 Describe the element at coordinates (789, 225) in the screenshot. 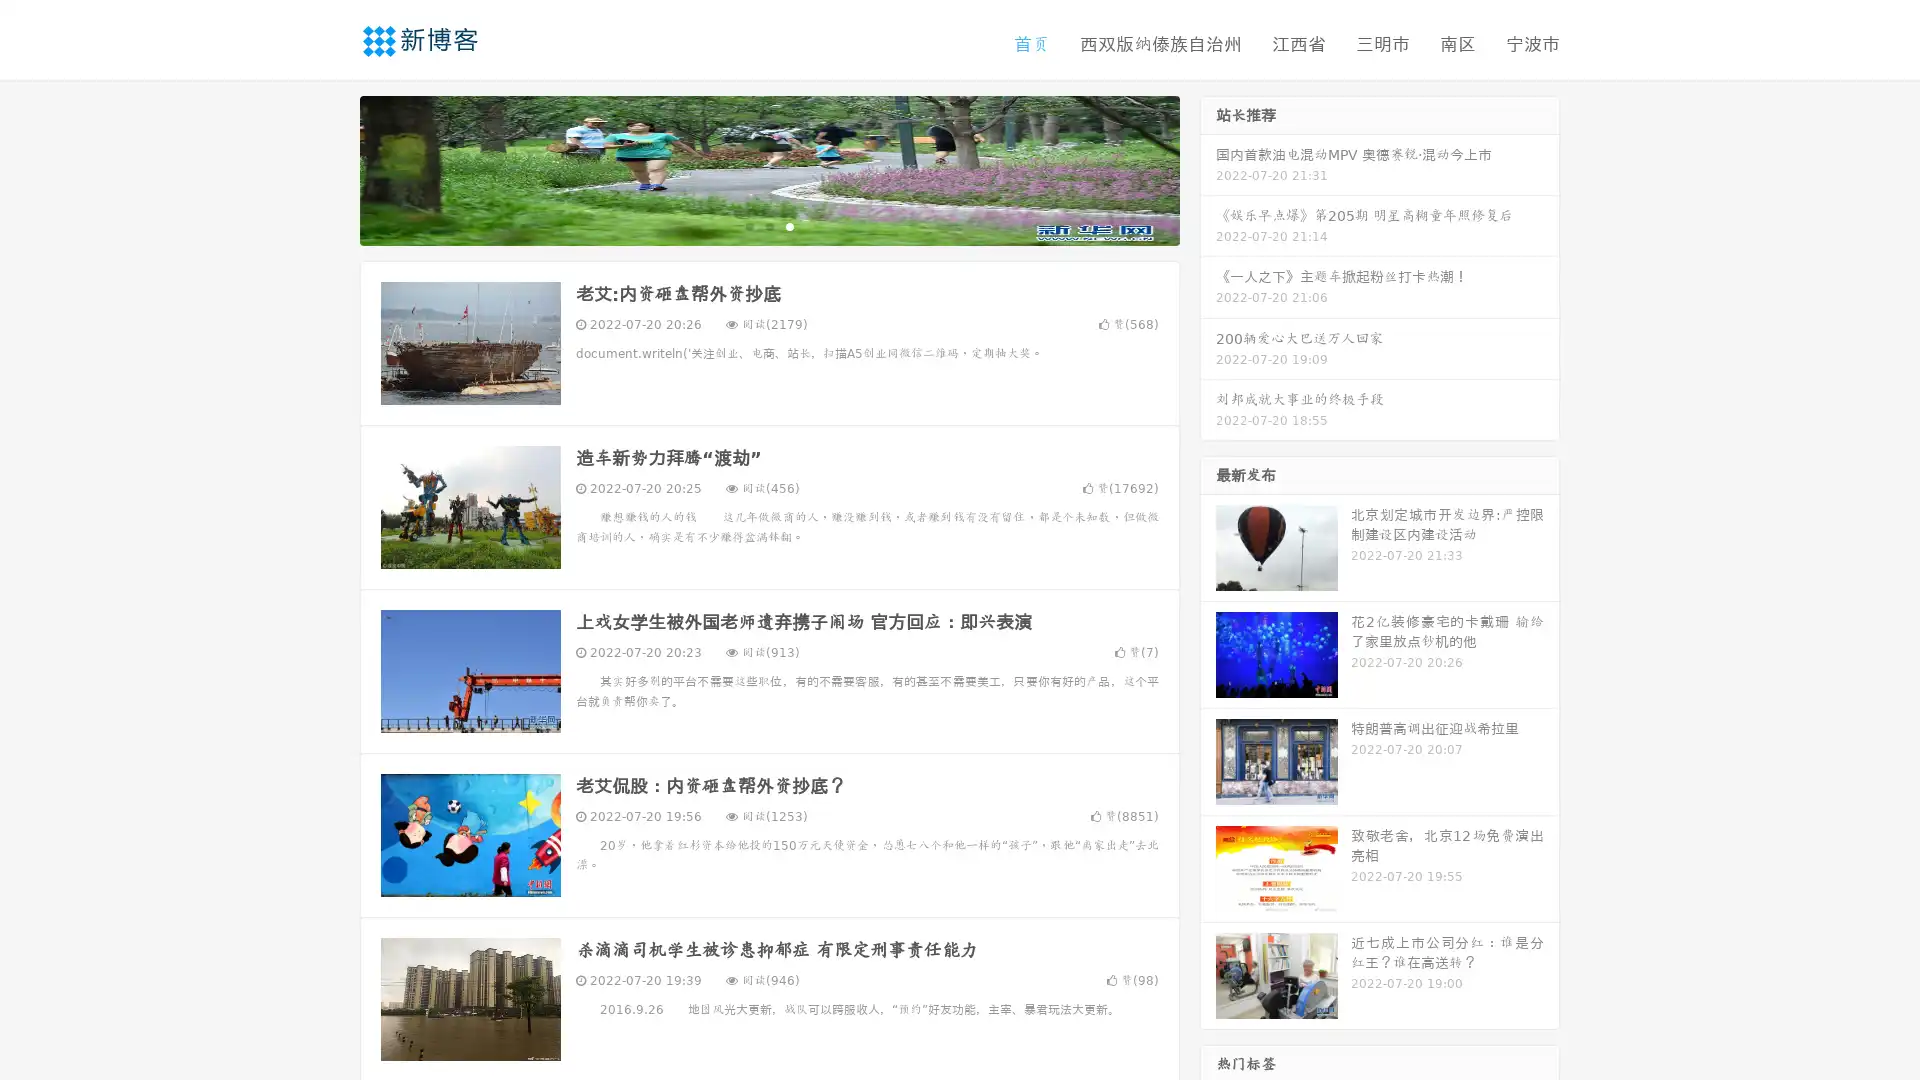

I see `Go to slide 3` at that location.